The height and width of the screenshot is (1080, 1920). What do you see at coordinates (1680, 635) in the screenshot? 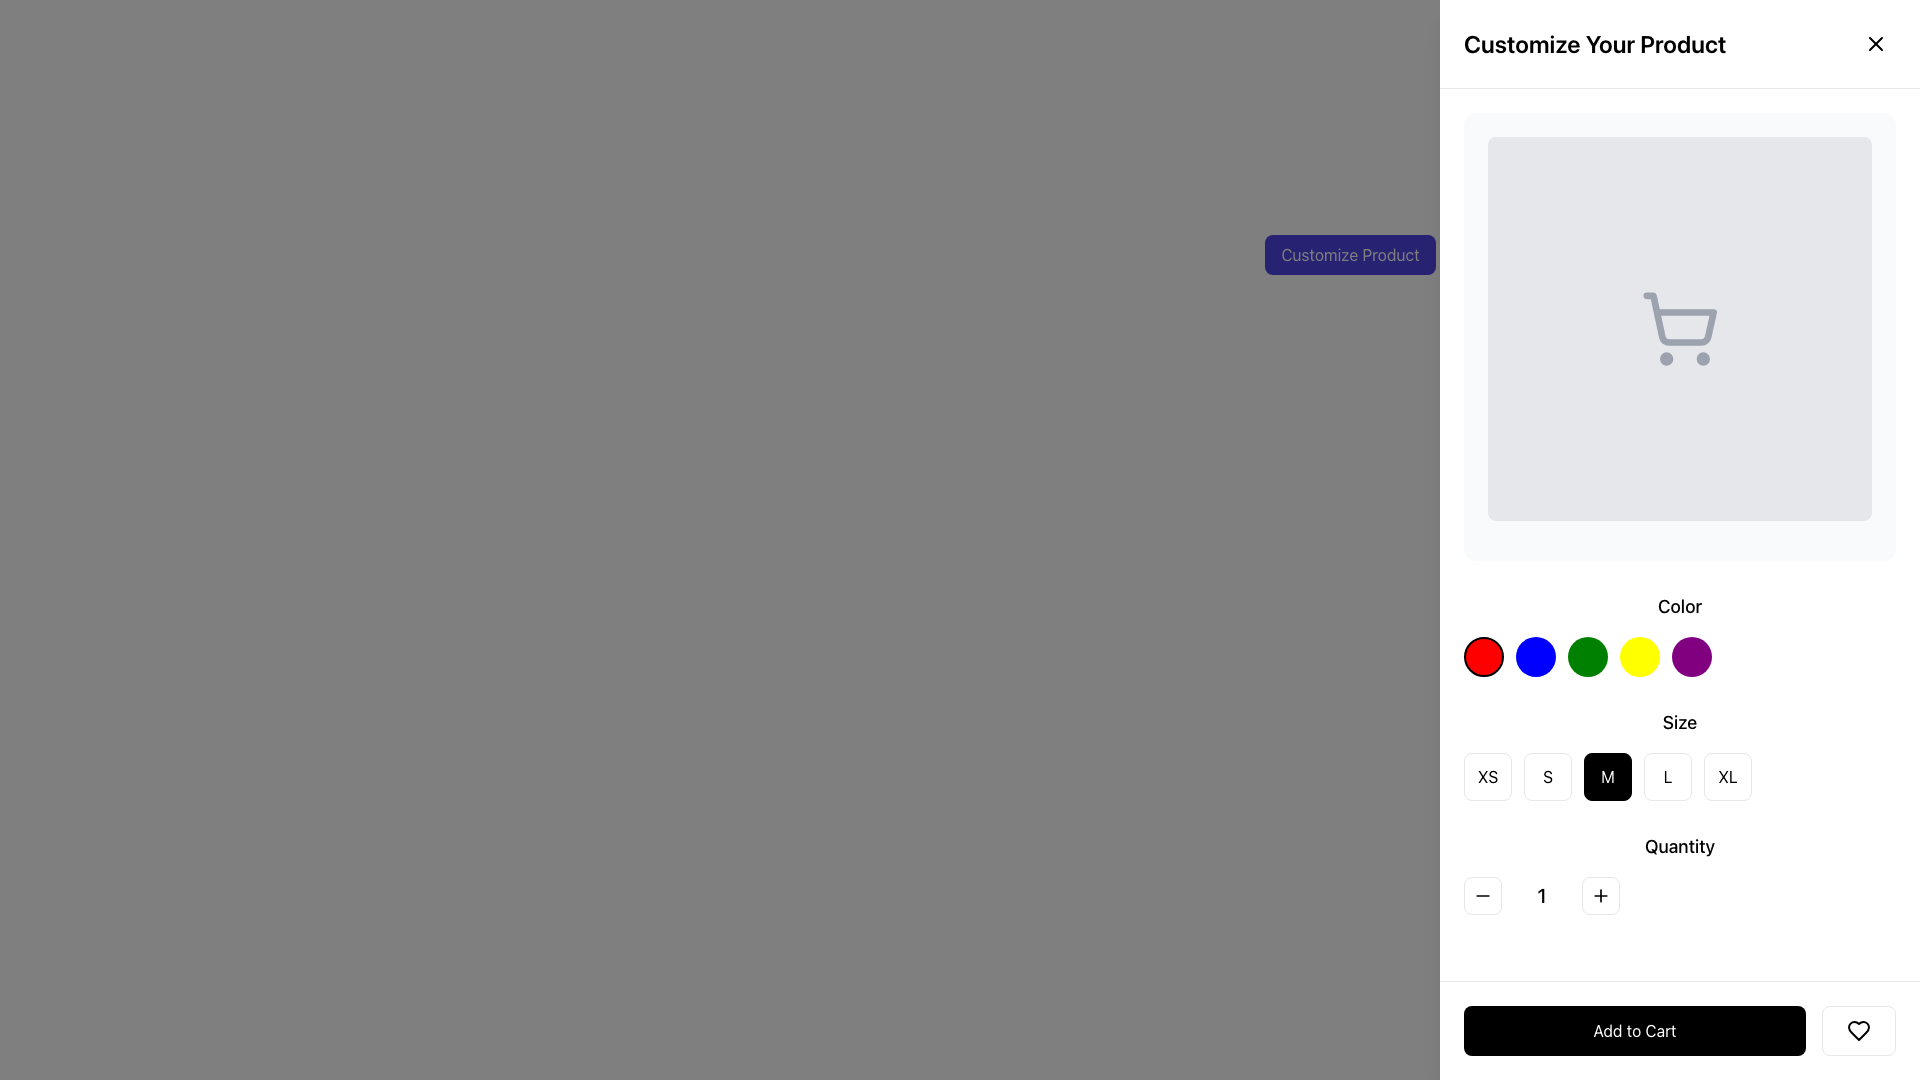
I see `the color button in the Color selection group labeled 'Color'` at bounding box center [1680, 635].